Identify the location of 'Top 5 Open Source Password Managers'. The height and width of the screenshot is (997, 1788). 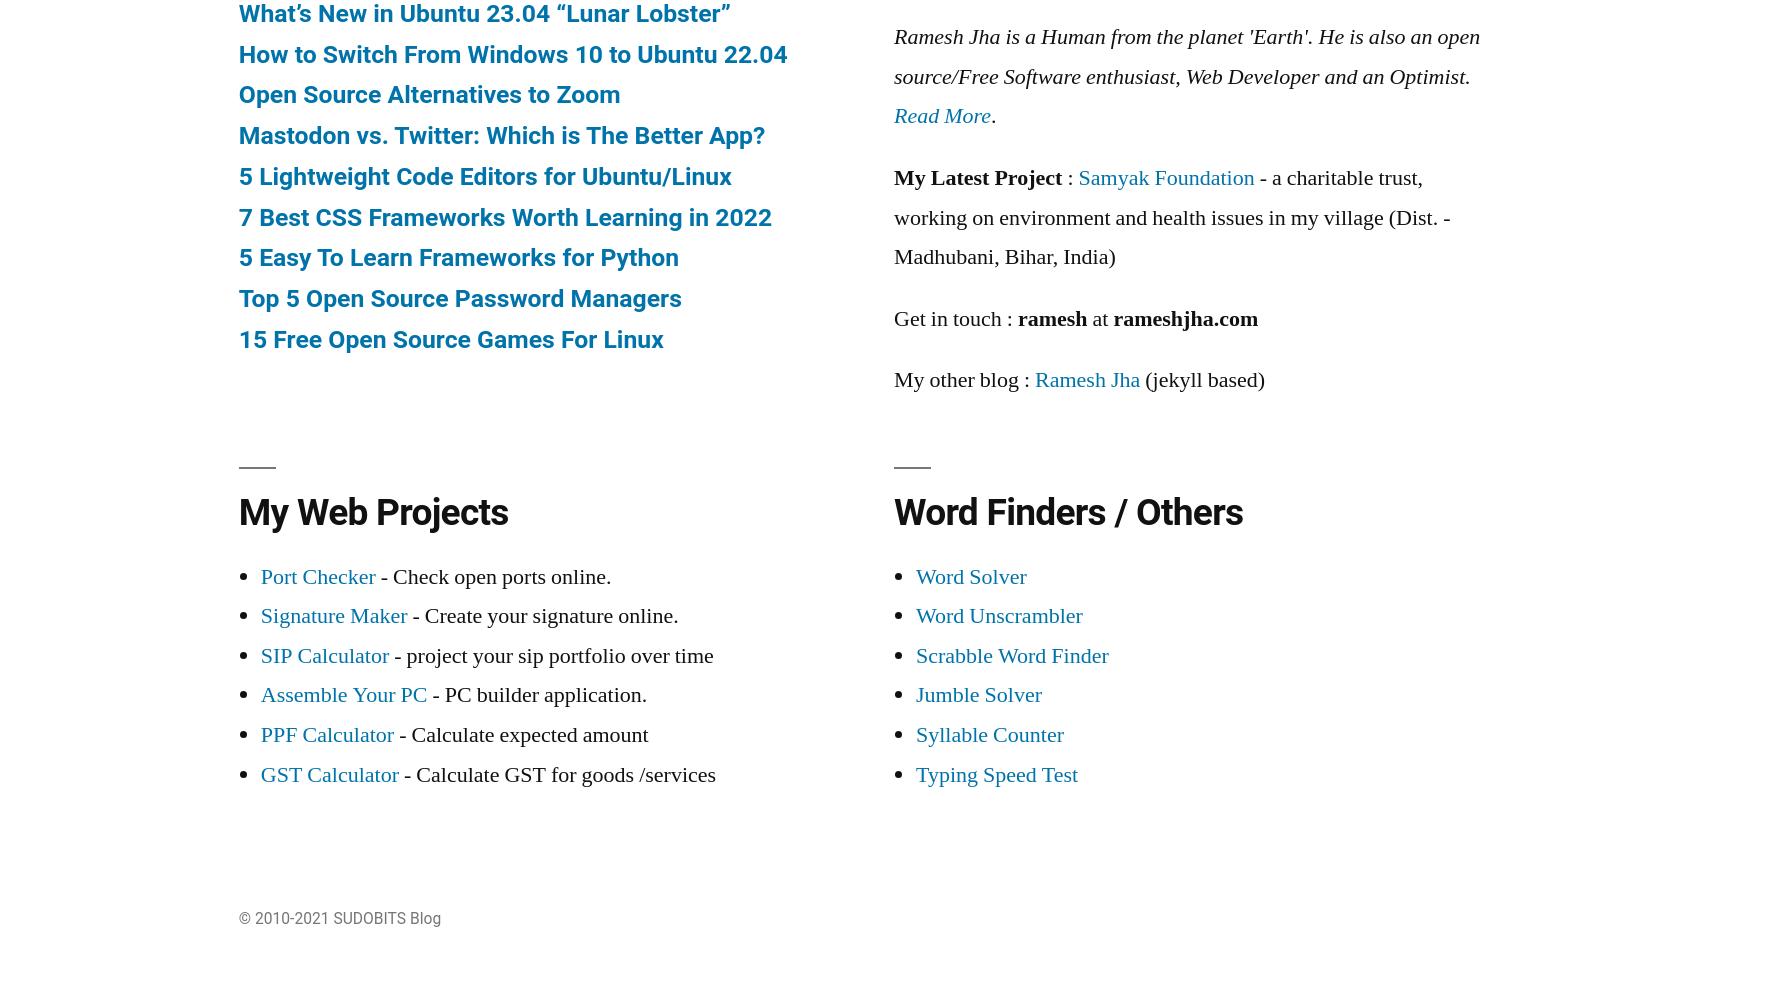
(459, 297).